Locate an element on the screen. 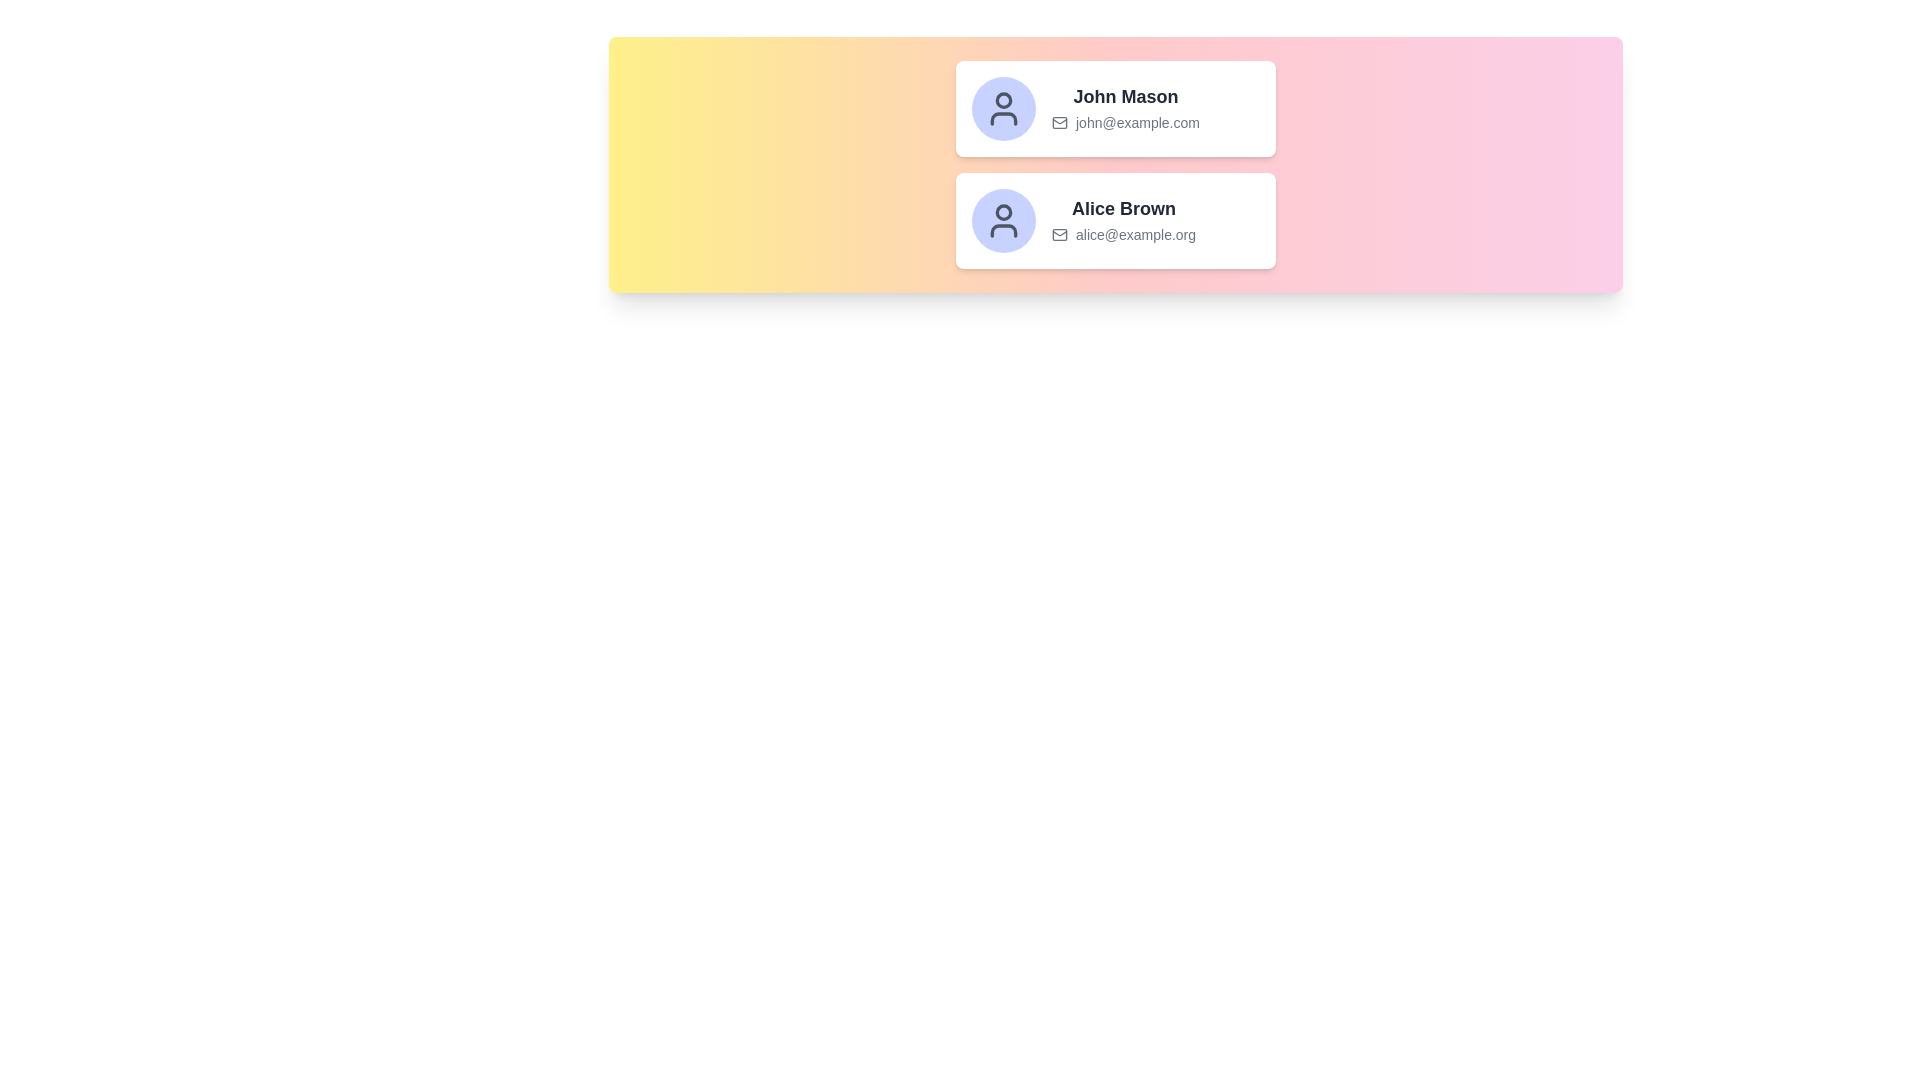 The height and width of the screenshot is (1080, 1920). the internal rectangular shape with rounded corners of the envelope icon located to the left of 'Alice Brown' and 'alice@example.org' is located at coordinates (1059, 234).